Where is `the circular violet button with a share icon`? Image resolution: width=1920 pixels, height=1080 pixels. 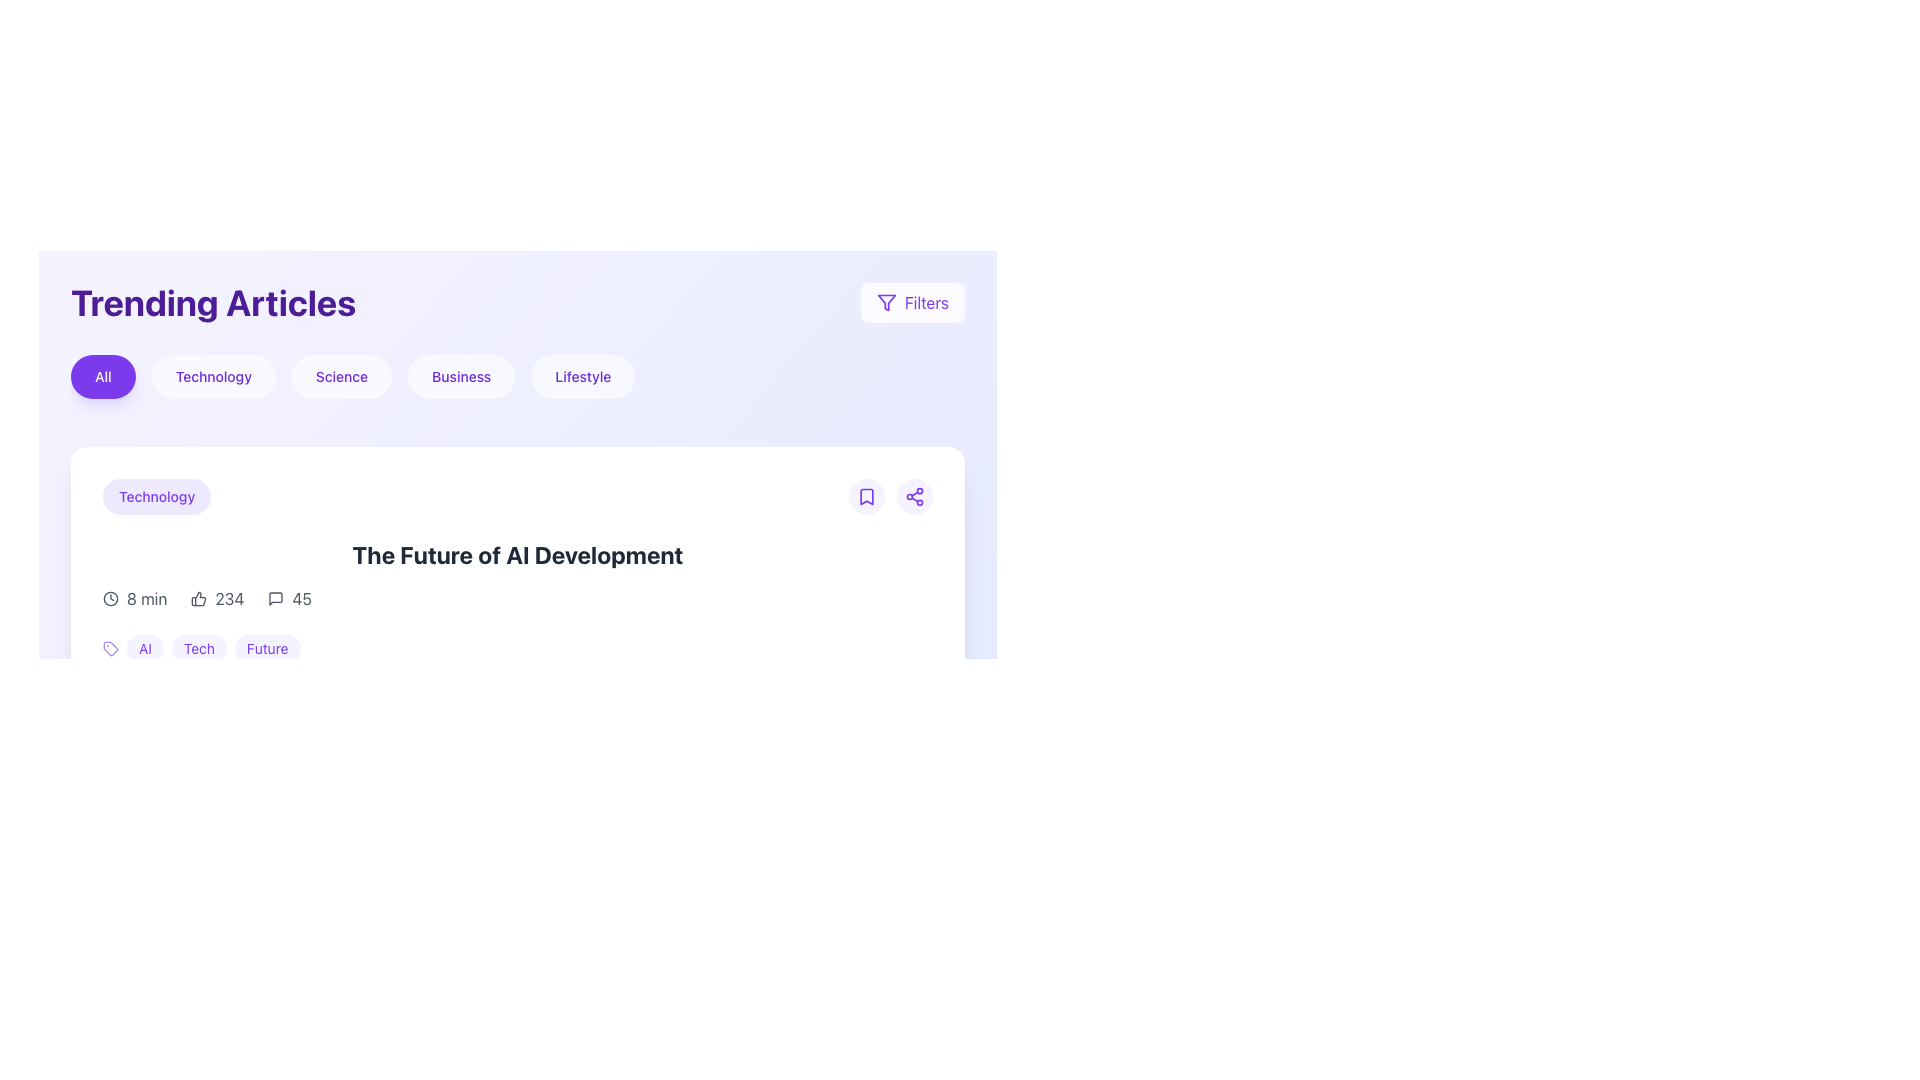
the circular violet button with a share icon is located at coordinates (914, 496).